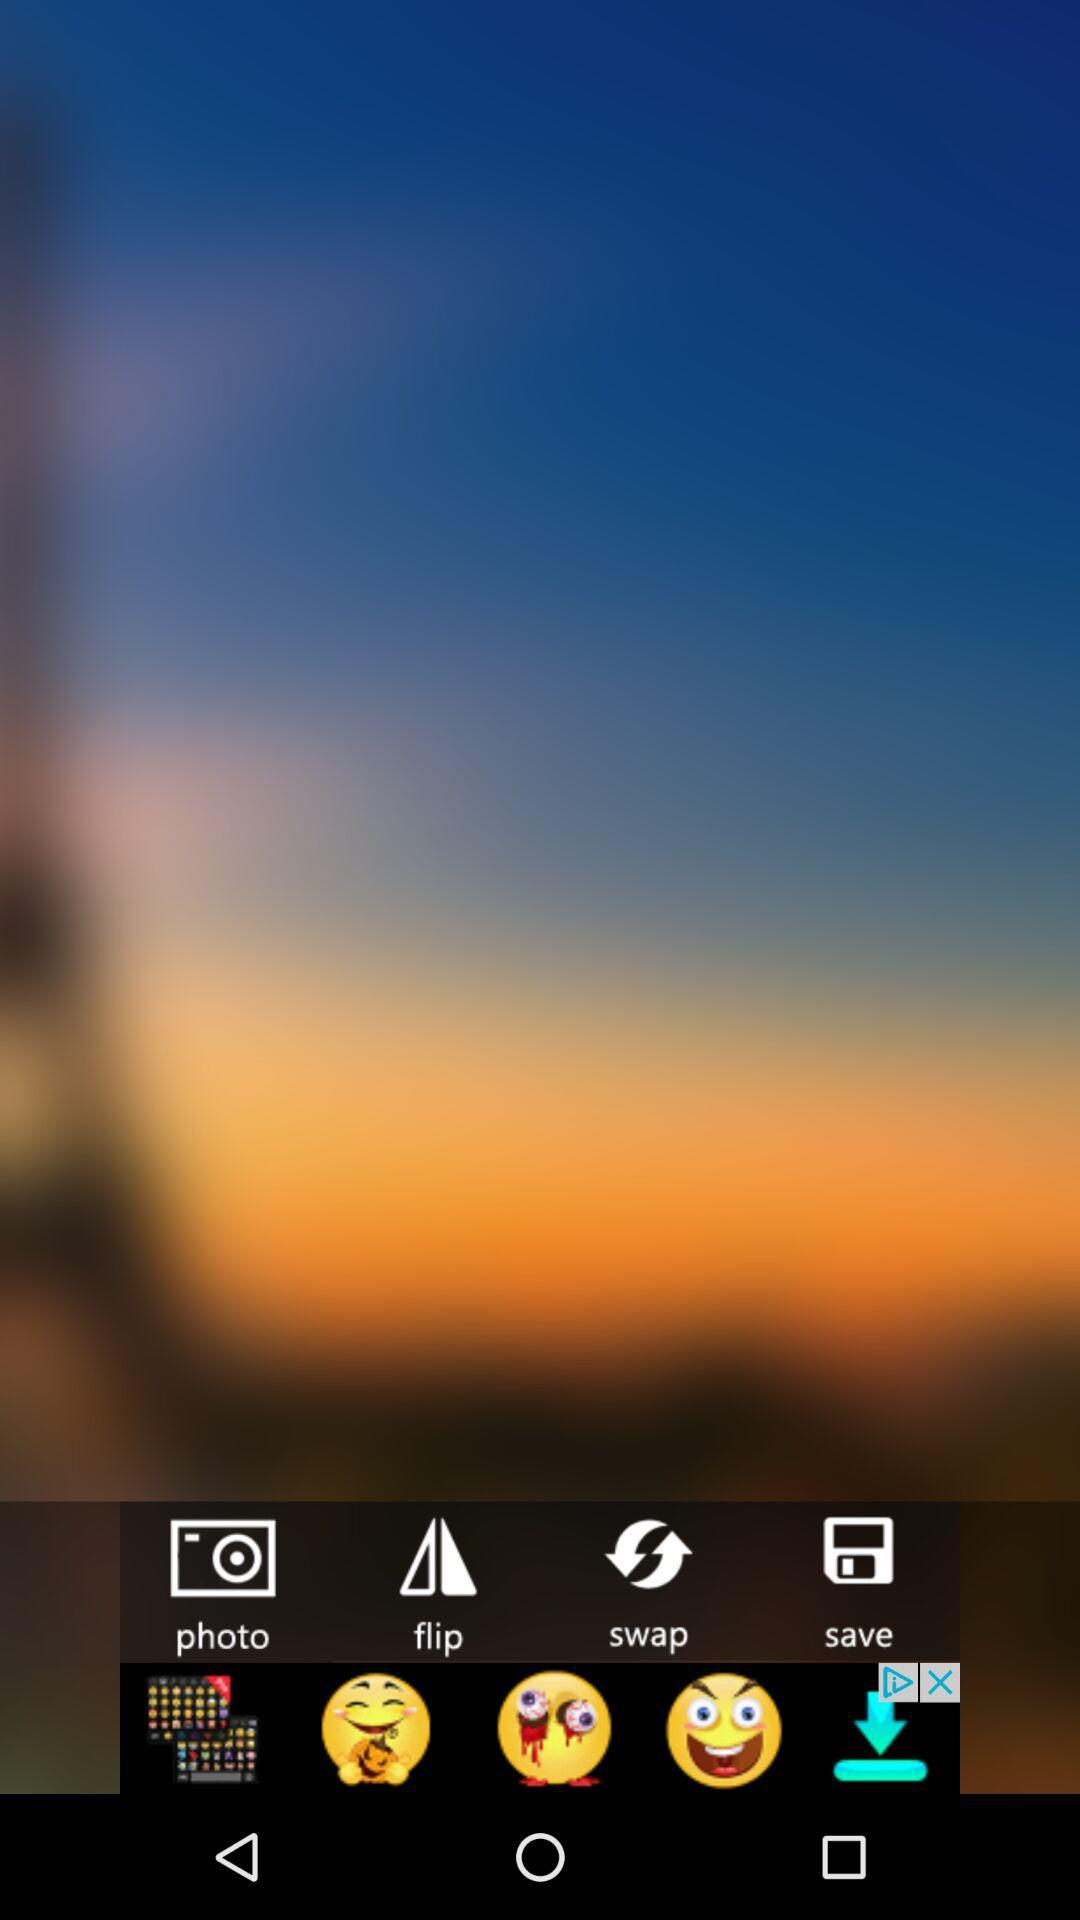 Image resolution: width=1080 pixels, height=1920 pixels. Describe the element at coordinates (540, 1727) in the screenshot. I see `linked page` at that location.